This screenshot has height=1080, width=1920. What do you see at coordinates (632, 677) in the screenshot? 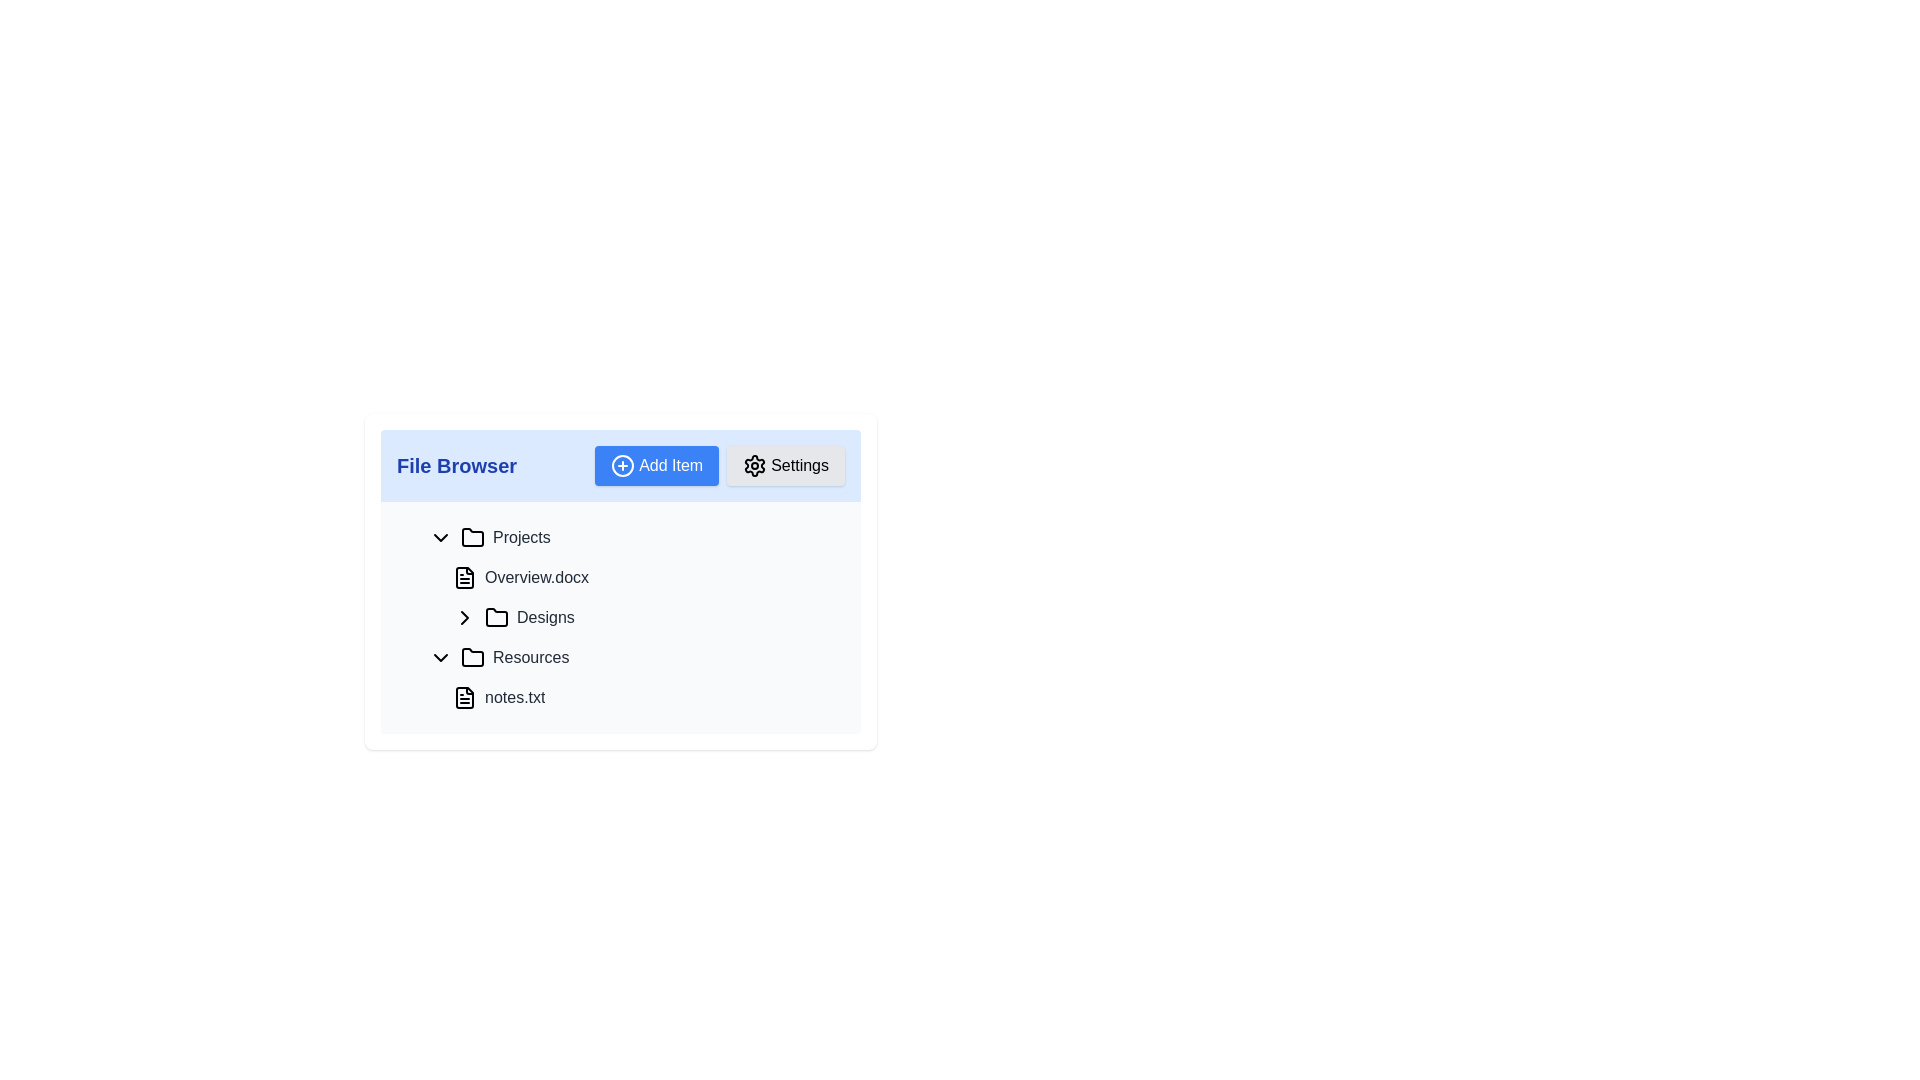
I see `the list item labeled 'notes.txt' which is displayed in a gray-colored area within a file browsing interface, located as the second item under the 'Resources' folder` at bounding box center [632, 677].